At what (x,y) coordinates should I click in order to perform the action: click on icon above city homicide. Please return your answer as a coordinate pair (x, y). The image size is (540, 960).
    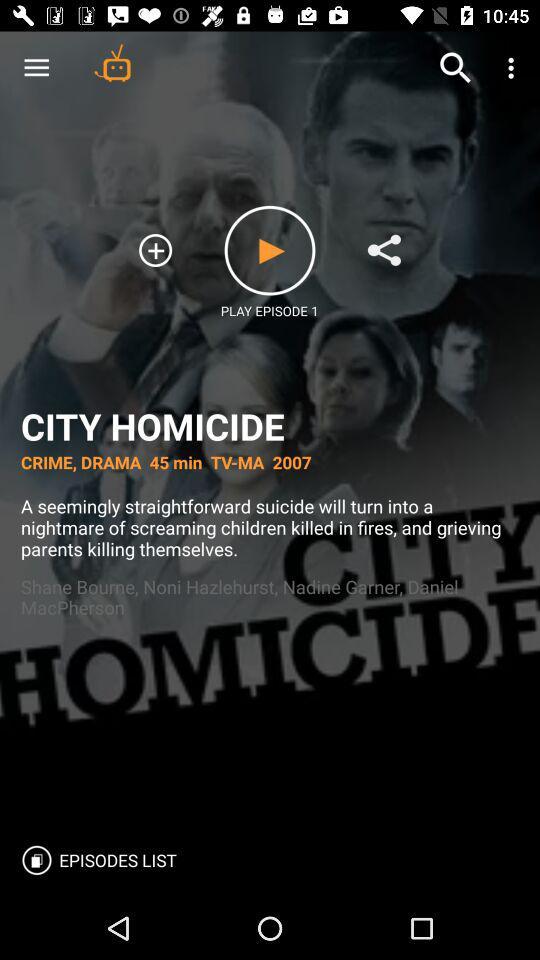
    Looking at the image, I should click on (513, 68).